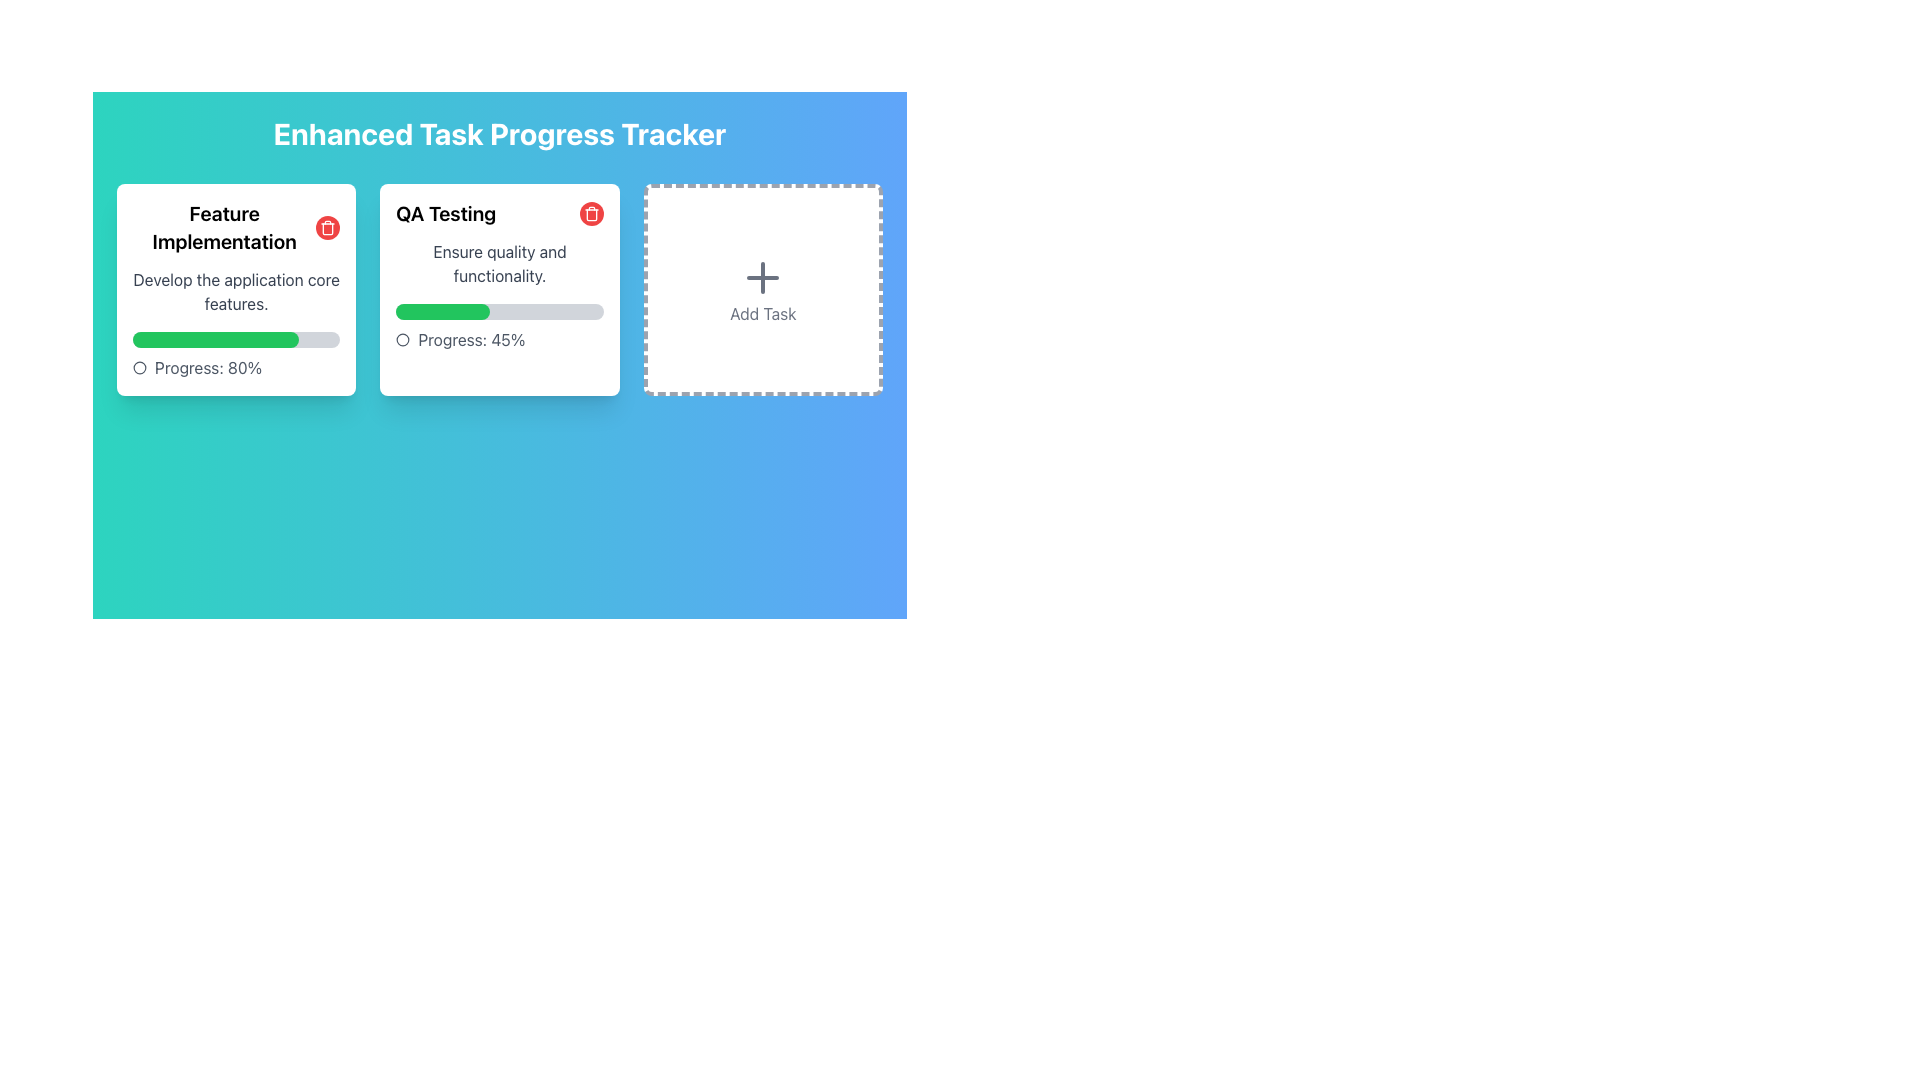  What do you see at coordinates (224, 226) in the screenshot?
I see `the text header labeled 'Feature Implementation', which is styled in bold and positioned at the top of the leftmost task card` at bounding box center [224, 226].